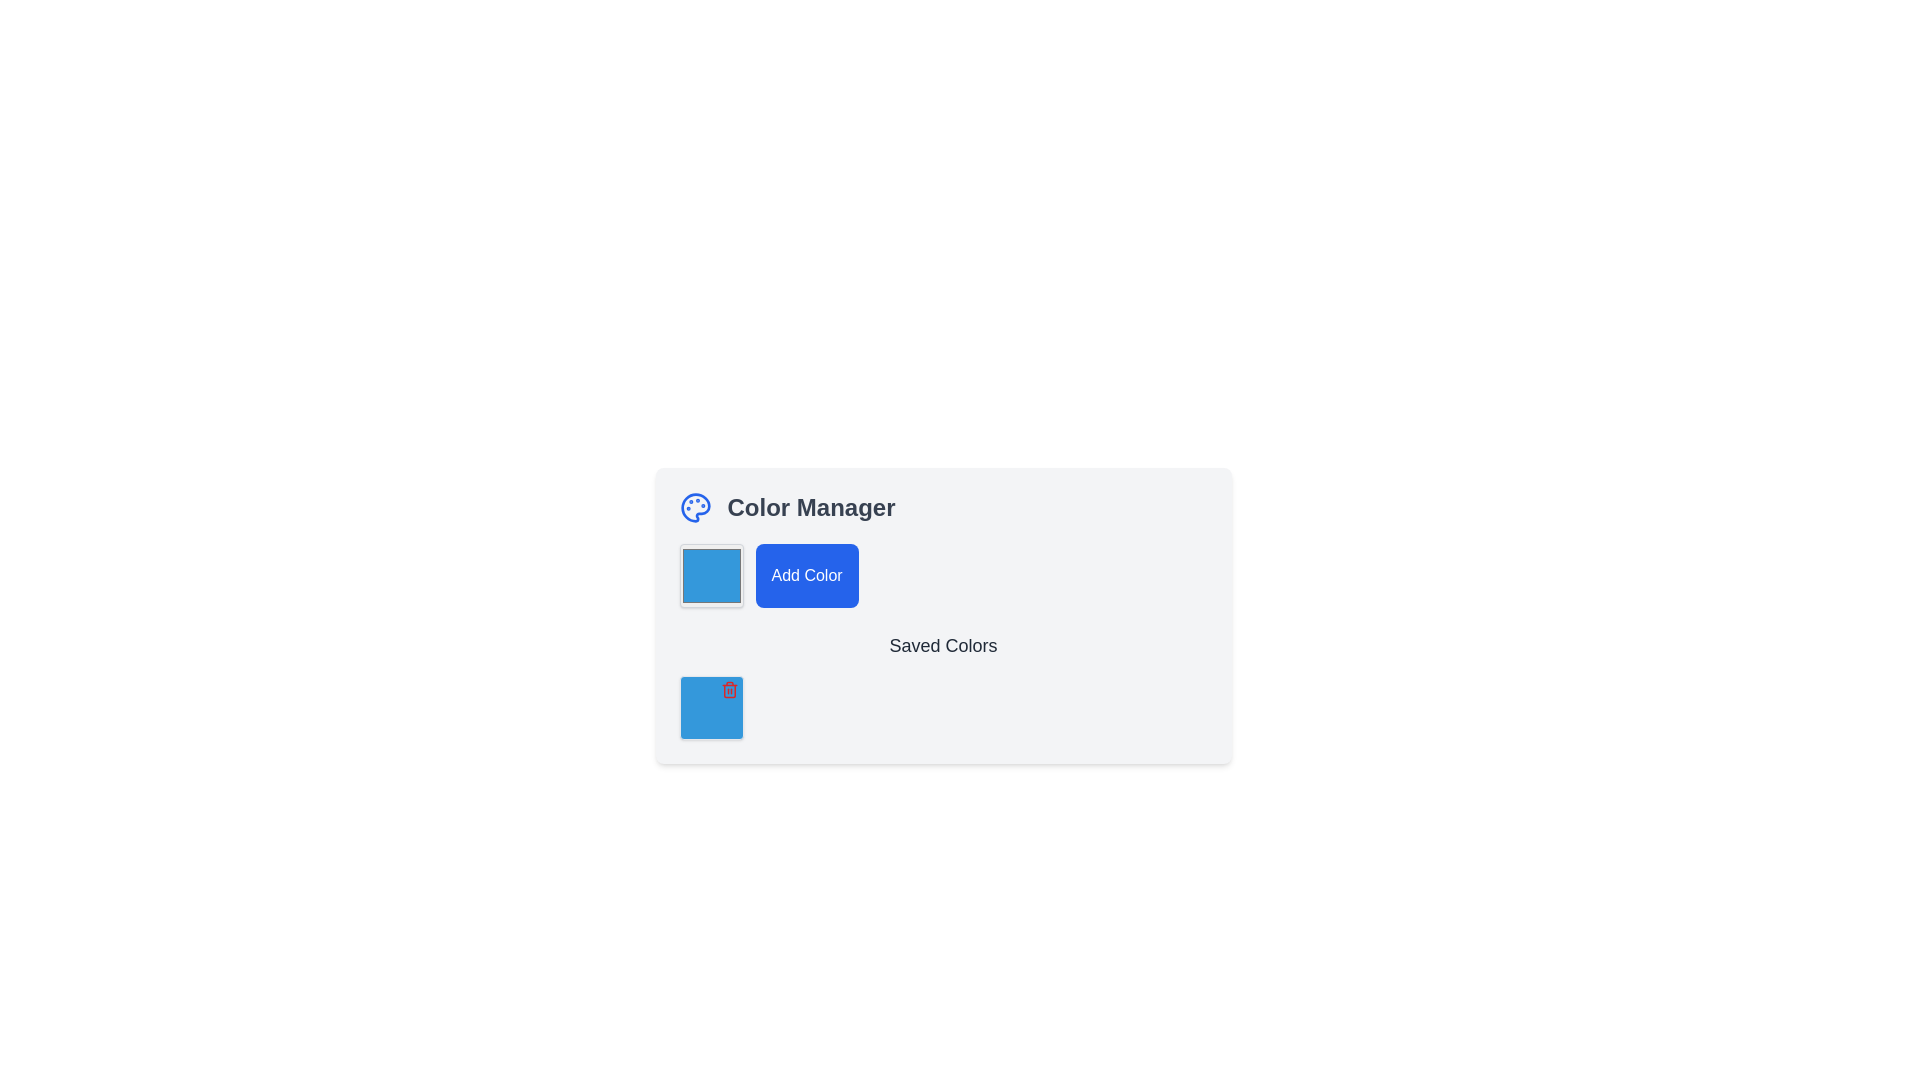  I want to click on the 'Saved Colors' text label, which is styled in a large, medium-weight gray font and positioned prominently beneath a control section, so click(942, 645).